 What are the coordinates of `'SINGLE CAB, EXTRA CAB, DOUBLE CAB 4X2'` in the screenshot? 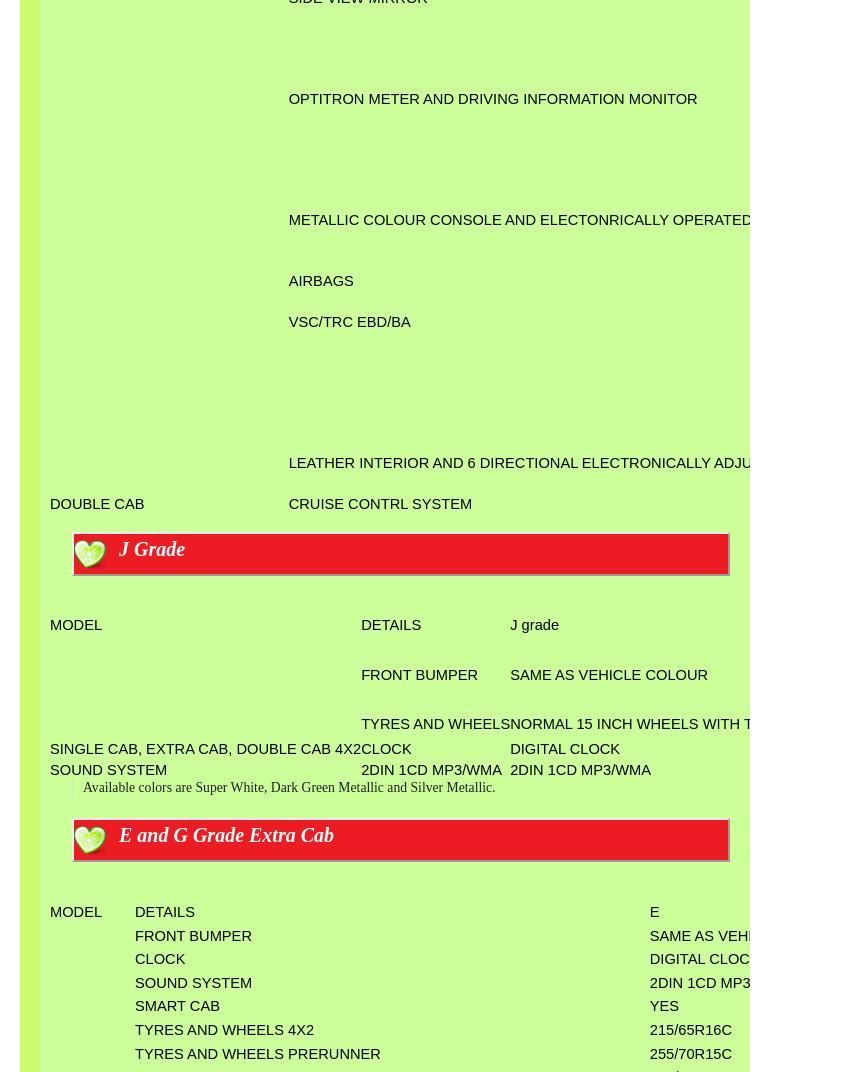 It's located at (204, 749).